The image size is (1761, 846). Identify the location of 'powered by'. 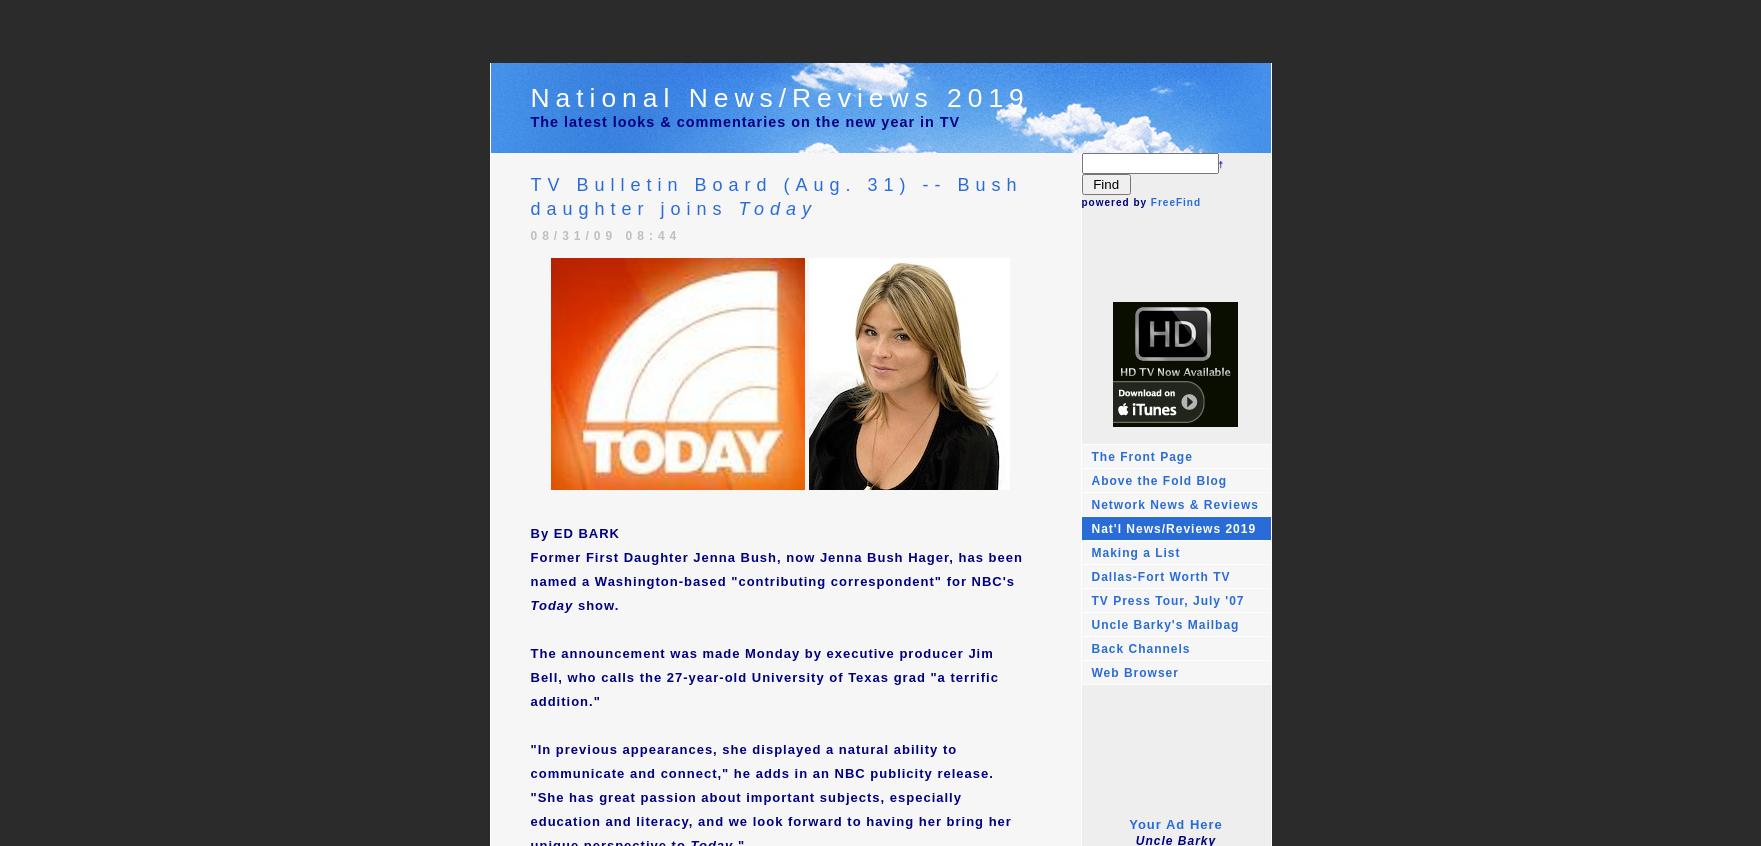
(1114, 201).